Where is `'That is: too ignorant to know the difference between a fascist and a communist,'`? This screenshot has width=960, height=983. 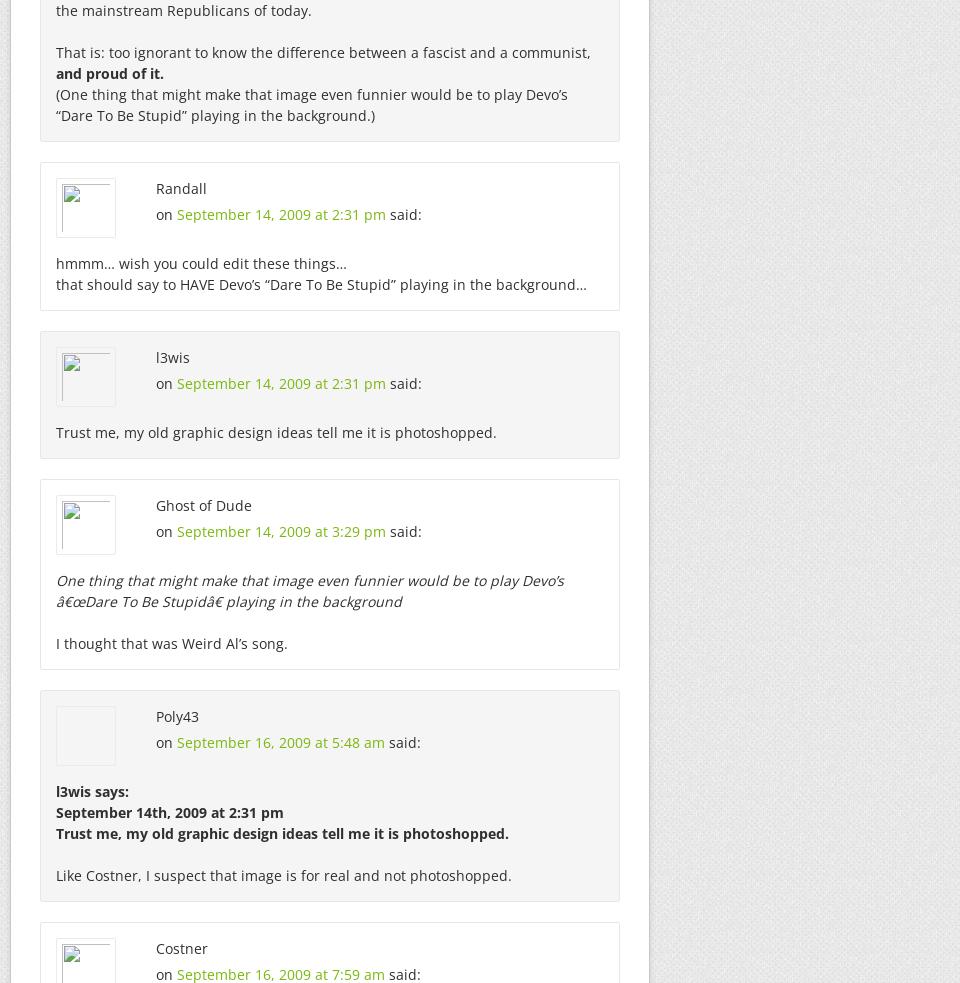 'That is: too ignorant to know the difference between a fascist and a communist,' is located at coordinates (323, 51).